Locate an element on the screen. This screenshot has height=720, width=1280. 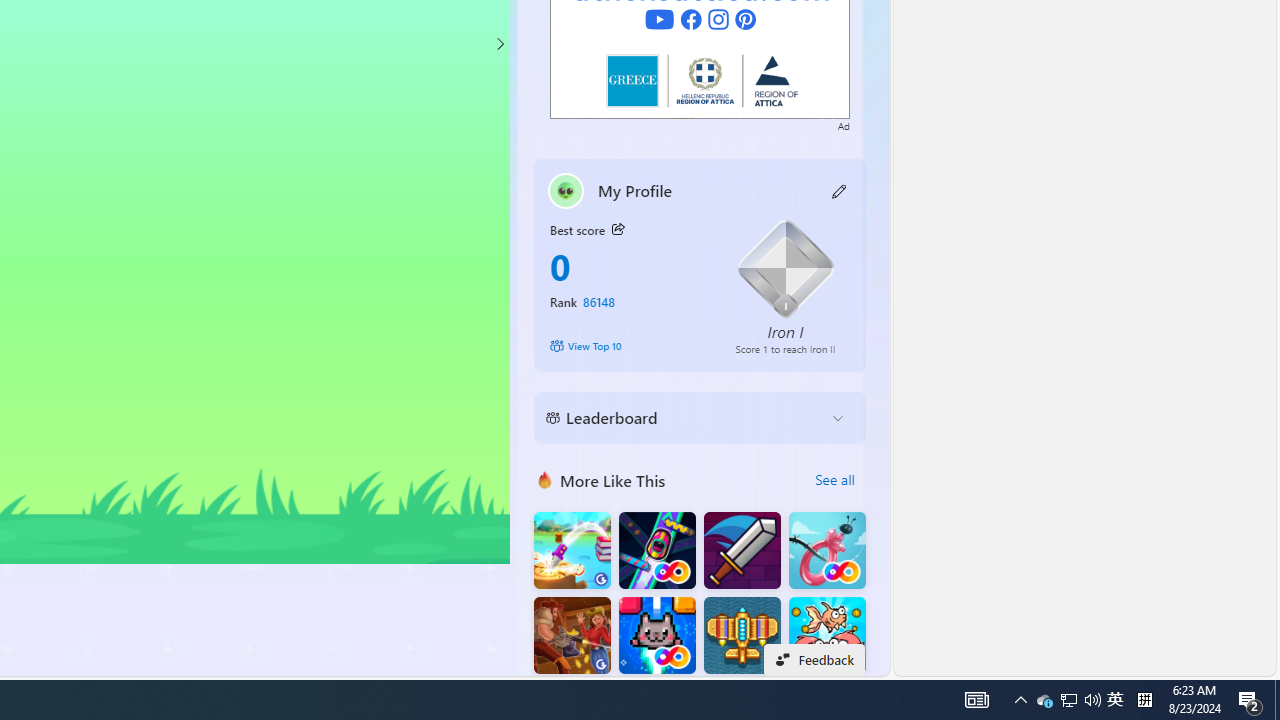
'Saloon Robbery' is located at coordinates (571, 635).